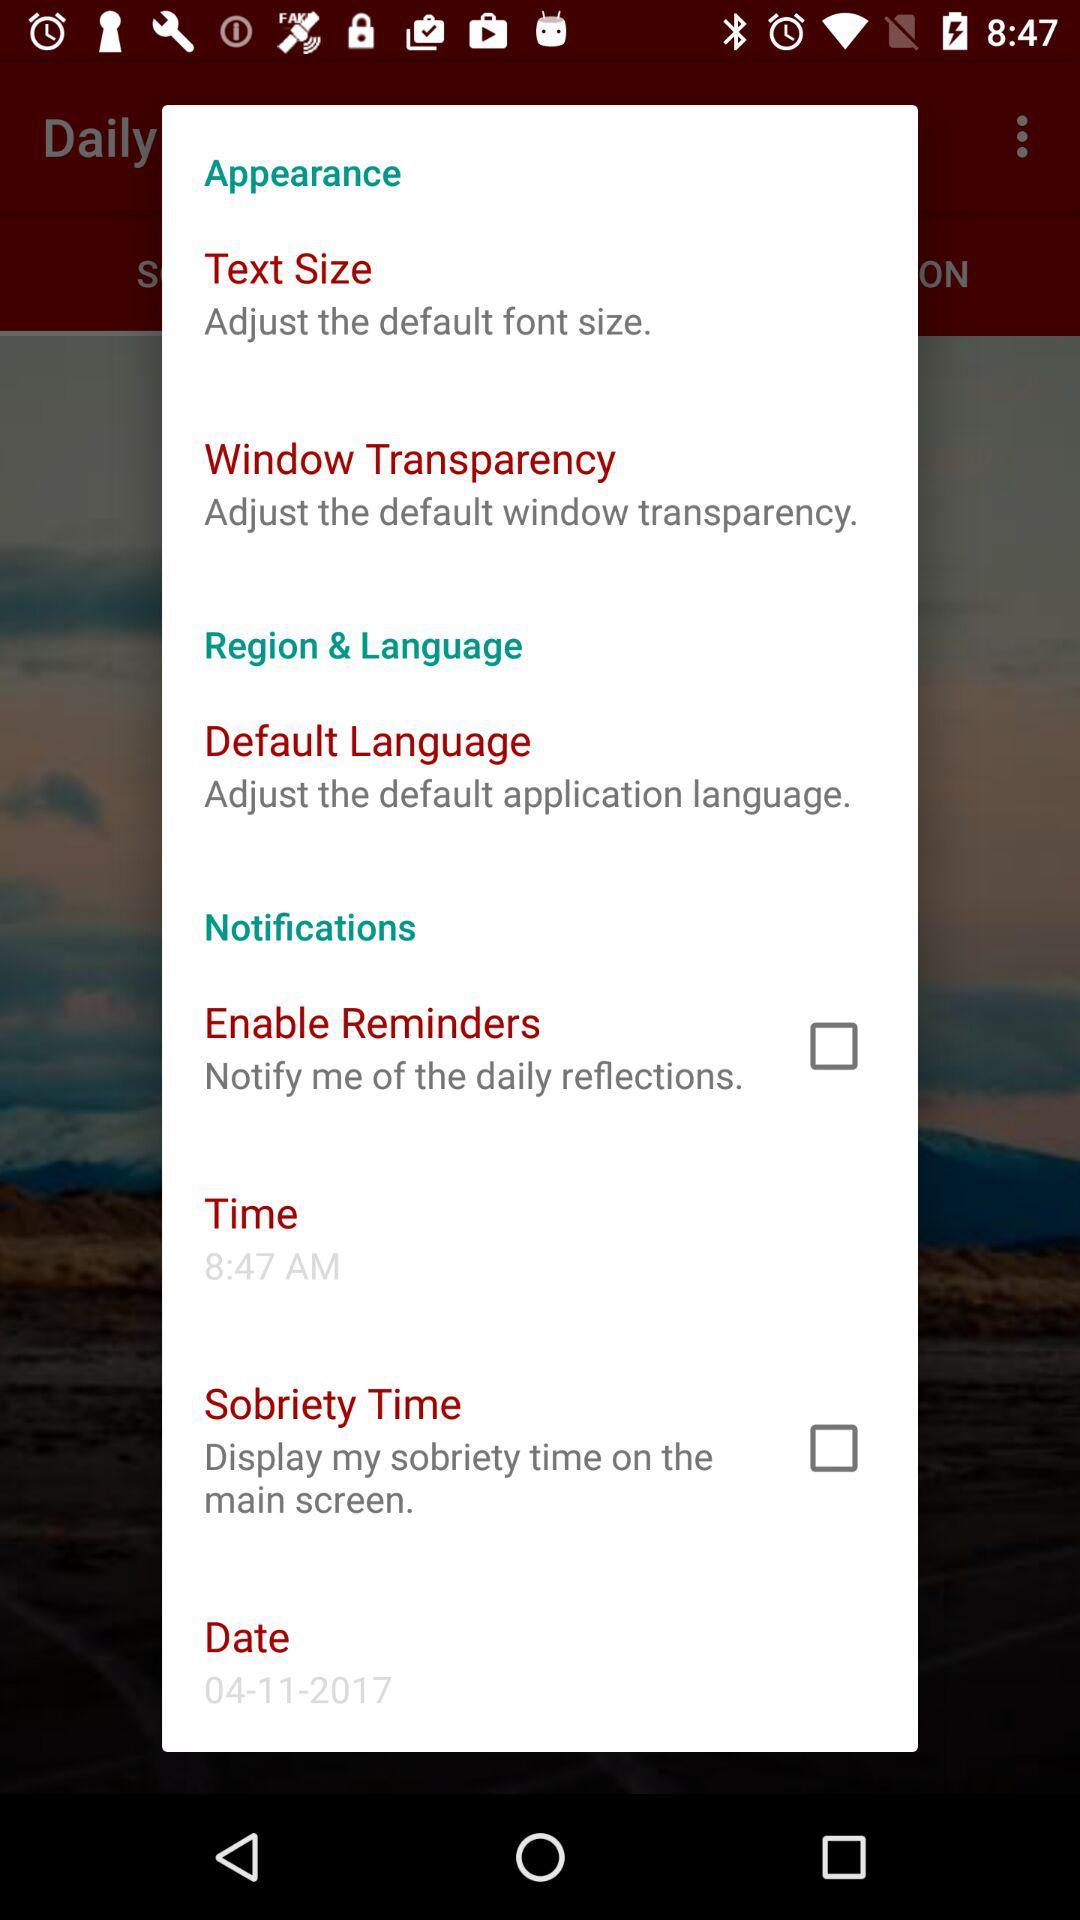 The image size is (1080, 1920). What do you see at coordinates (288, 266) in the screenshot?
I see `icon at the top left corner` at bounding box center [288, 266].